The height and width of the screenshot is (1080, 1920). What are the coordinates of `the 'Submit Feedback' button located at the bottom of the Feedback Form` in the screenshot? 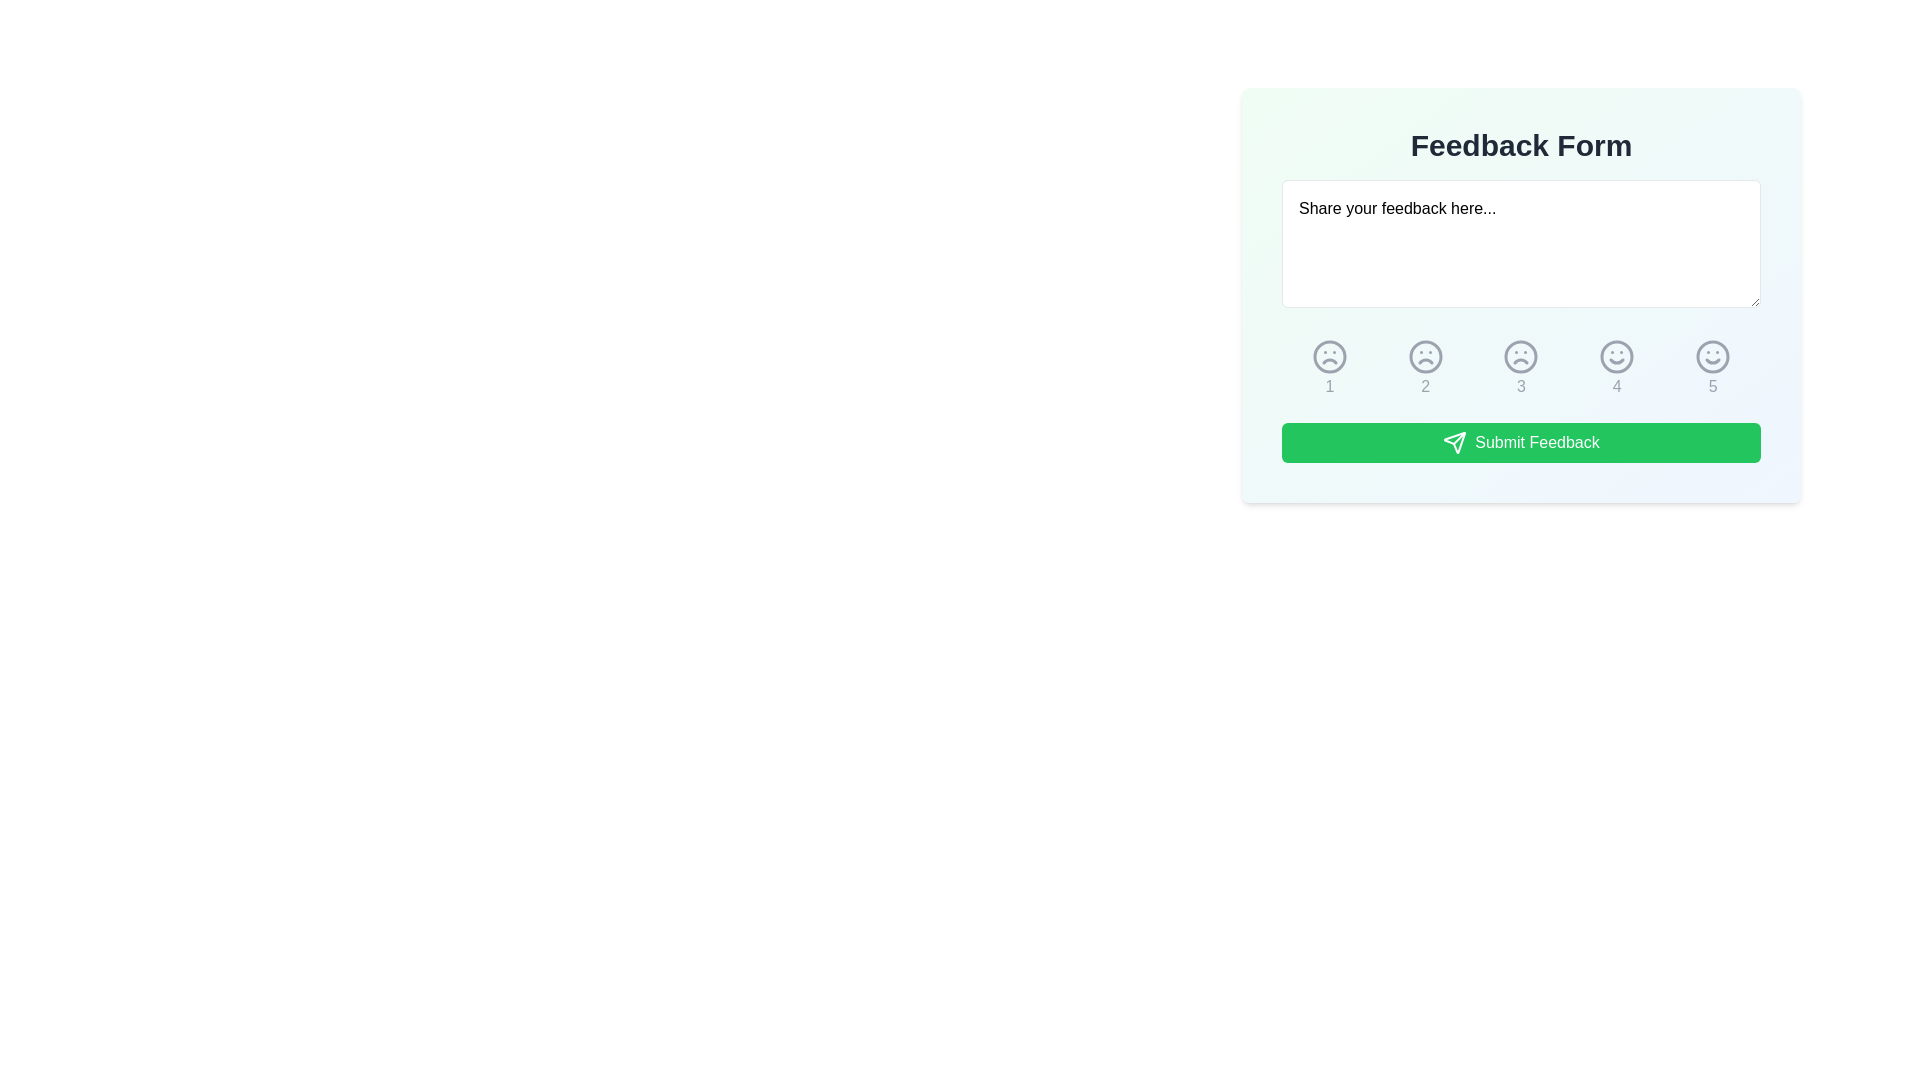 It's located at (1520, 442).